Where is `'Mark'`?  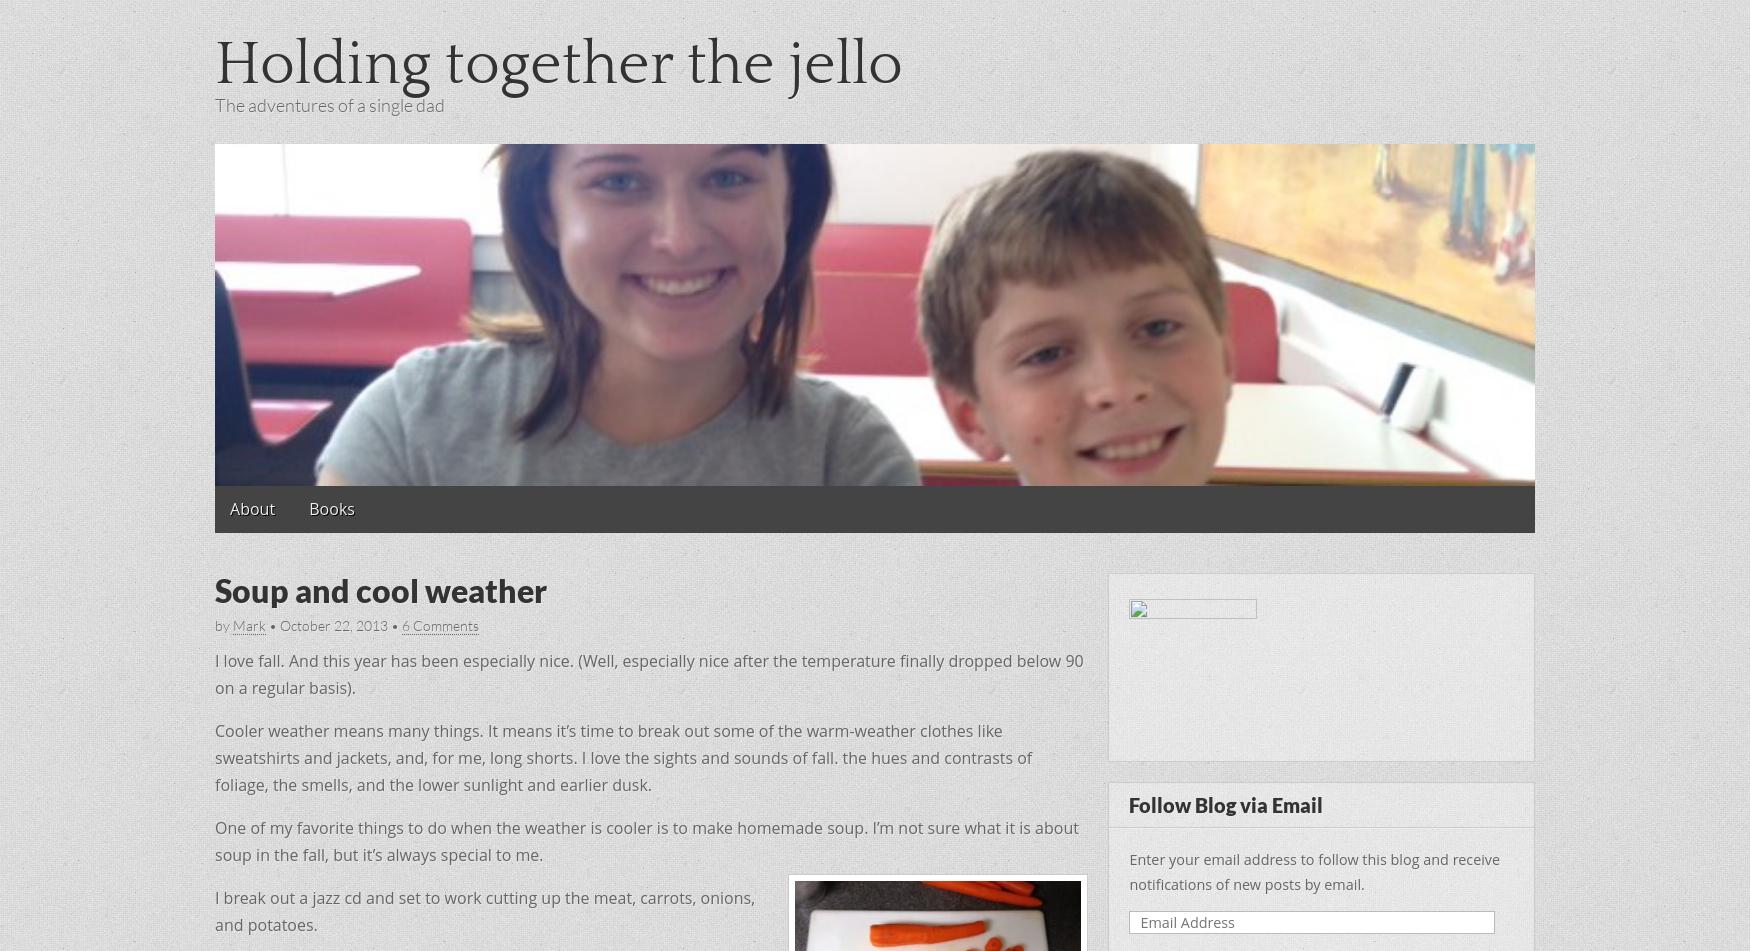 'Mark' is located at coordinates (249, 623).